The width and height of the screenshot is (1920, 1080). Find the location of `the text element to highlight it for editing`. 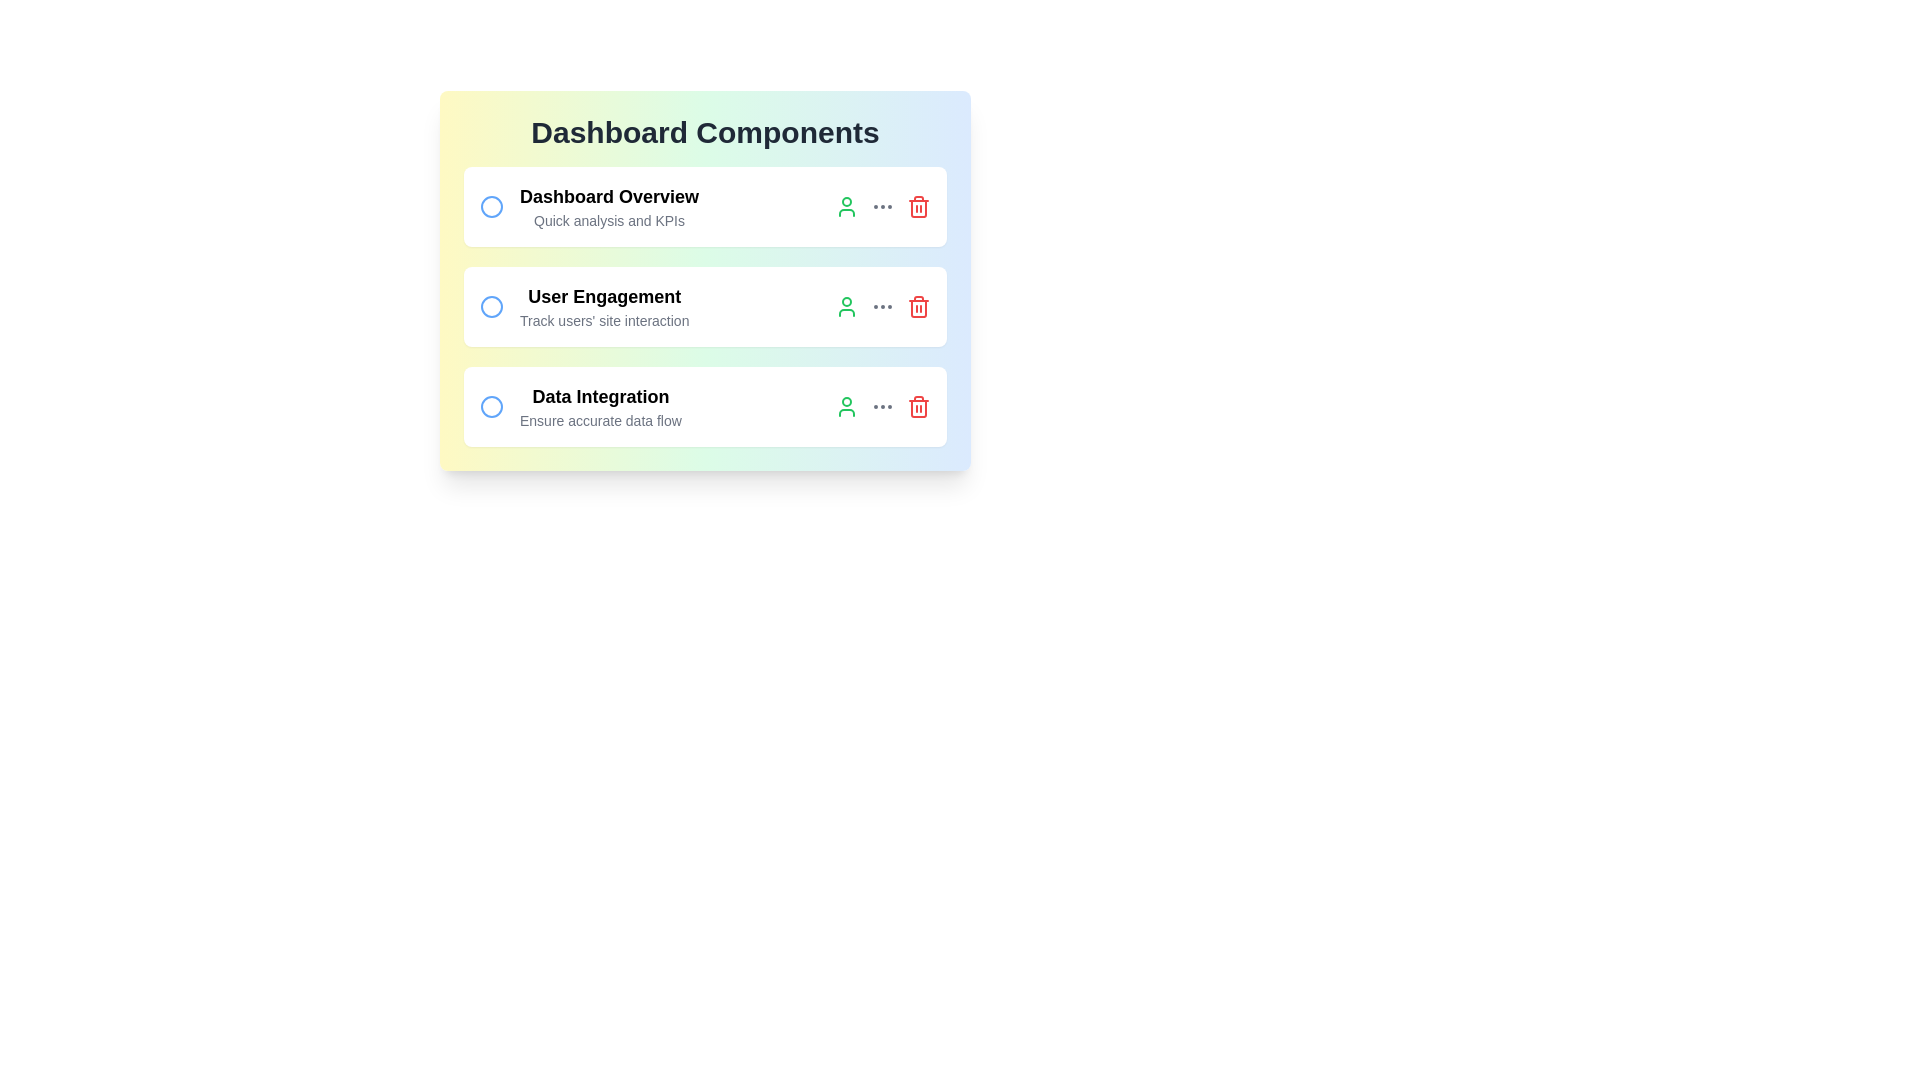

the text element to highlight it for editing is located at coordinates (608, 196).